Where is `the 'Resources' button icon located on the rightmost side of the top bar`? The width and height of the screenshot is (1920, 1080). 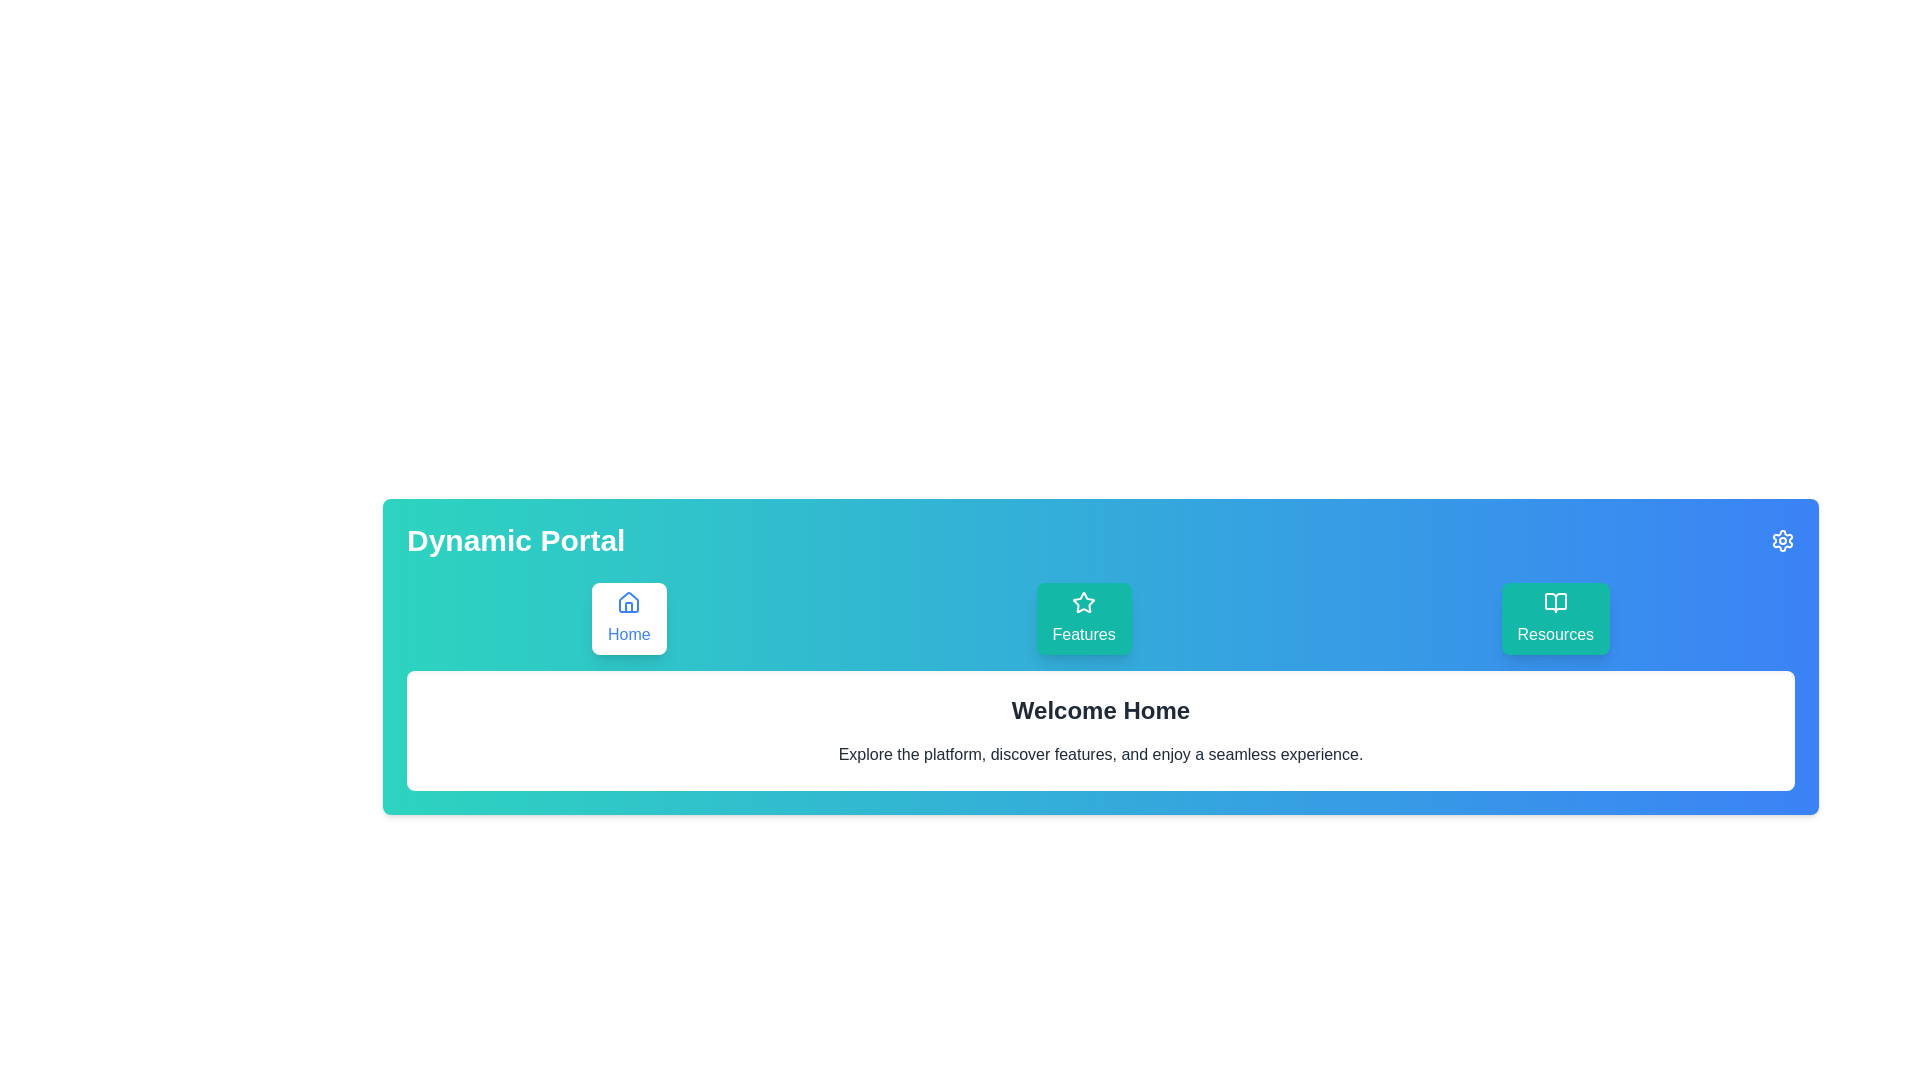 the 'Resources' button icon located on the rightmost side of the top bar is located at coordinates (1554, 601).